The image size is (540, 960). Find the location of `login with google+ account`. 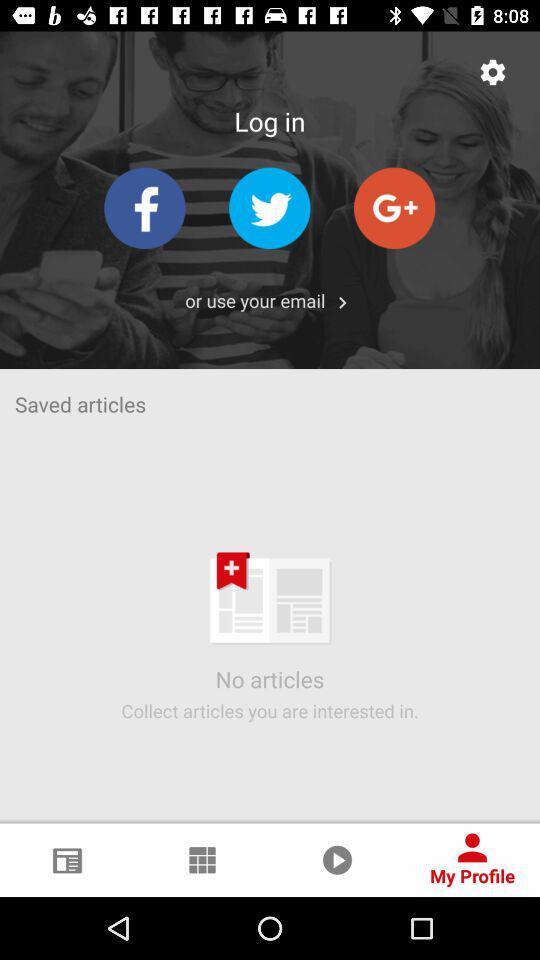

login with google+ account is located at coordinates (394, 208).